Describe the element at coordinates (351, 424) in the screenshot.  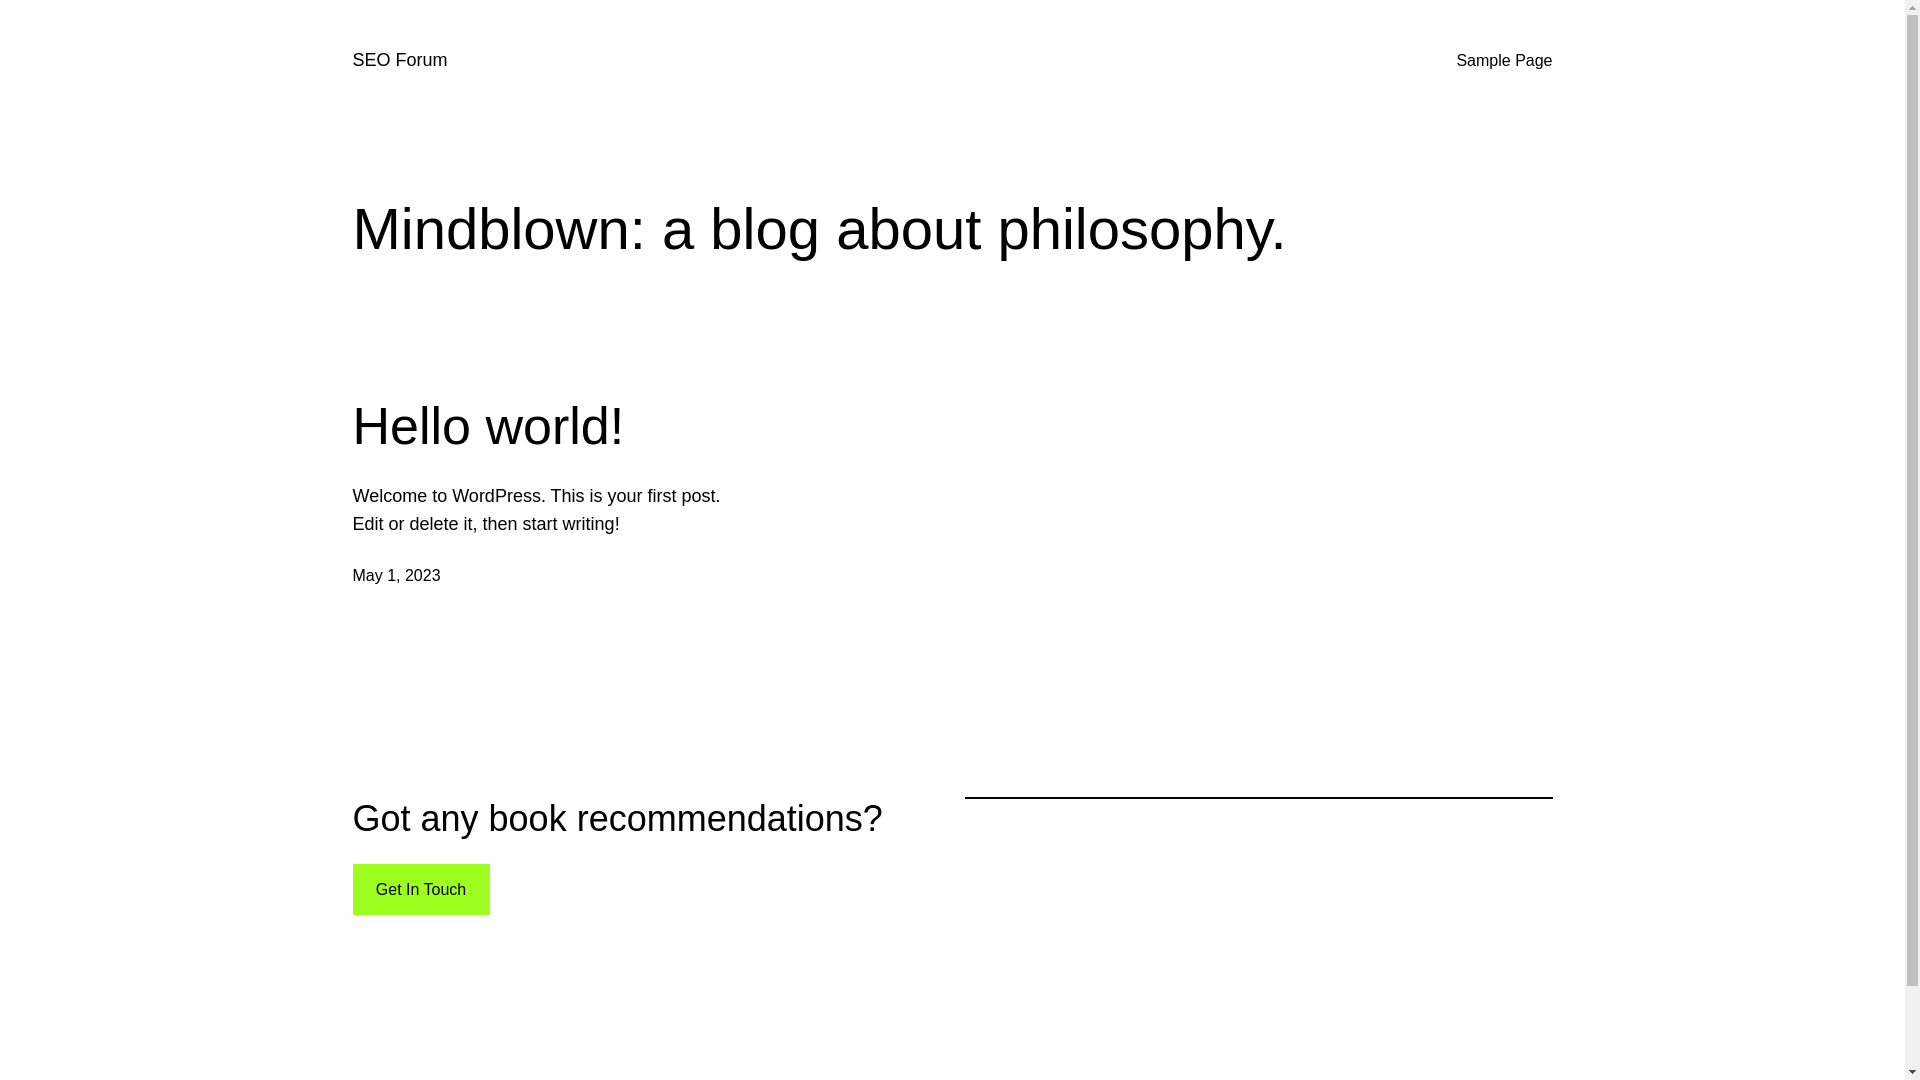
I see `'Hello world!'` at that location.